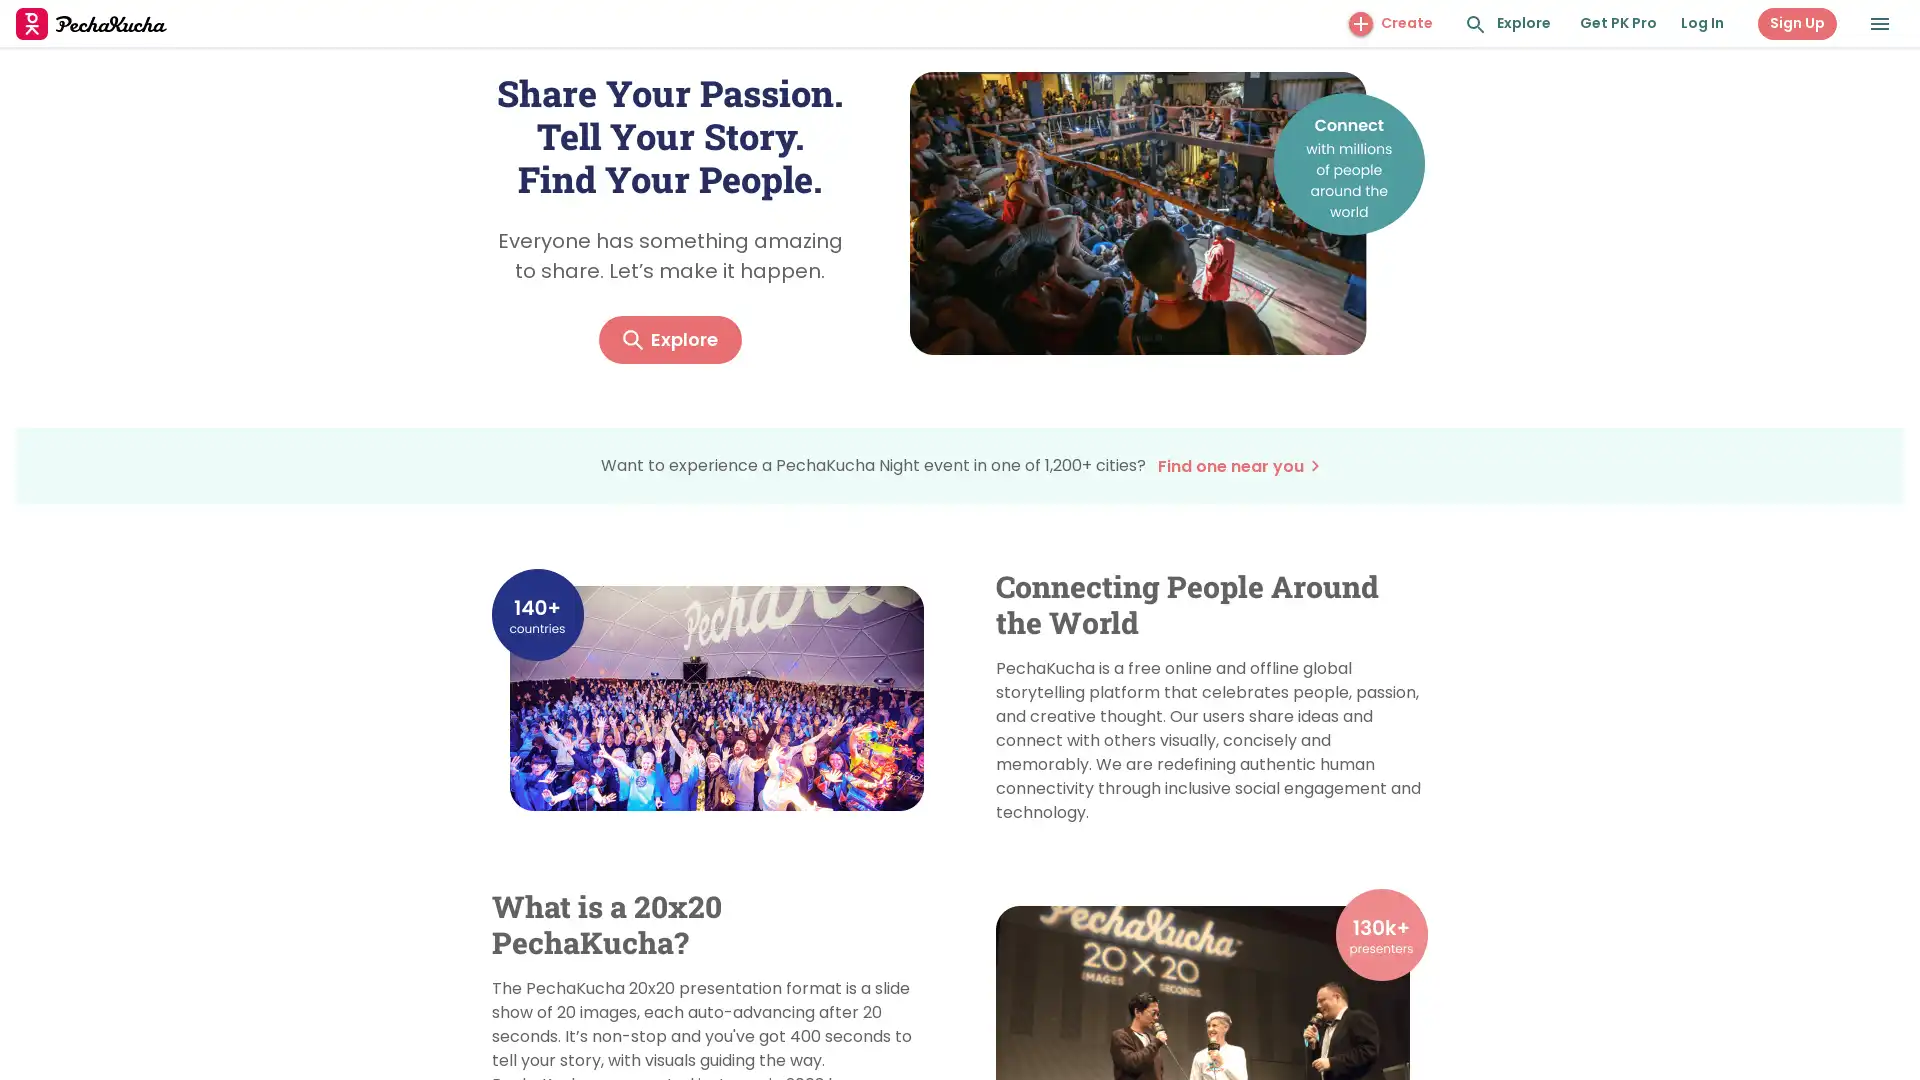 The image size is (1920, 1080). Describe the element at coordinates (669, 338) in the screenshot. I see `Explore` at that location.